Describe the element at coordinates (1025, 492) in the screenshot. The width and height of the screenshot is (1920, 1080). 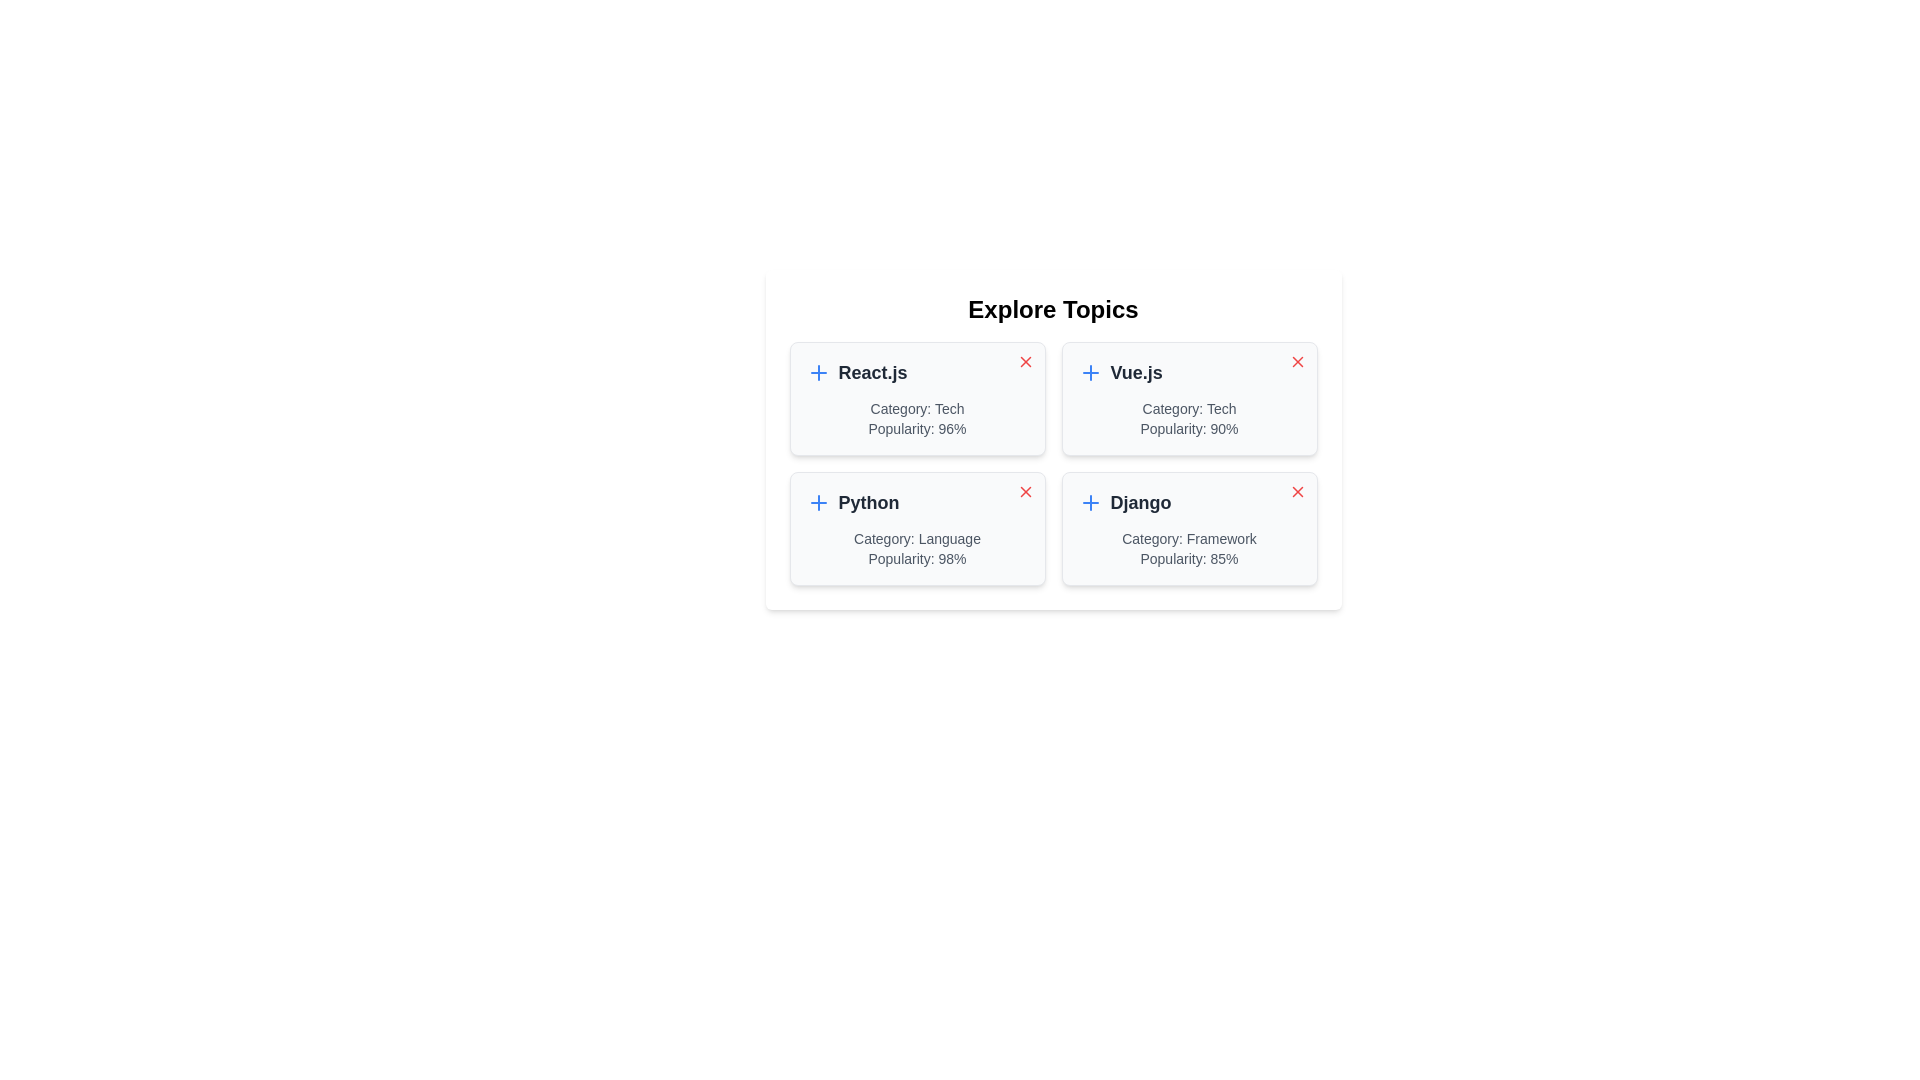
I see `close button of the item labeled Python` at that location.